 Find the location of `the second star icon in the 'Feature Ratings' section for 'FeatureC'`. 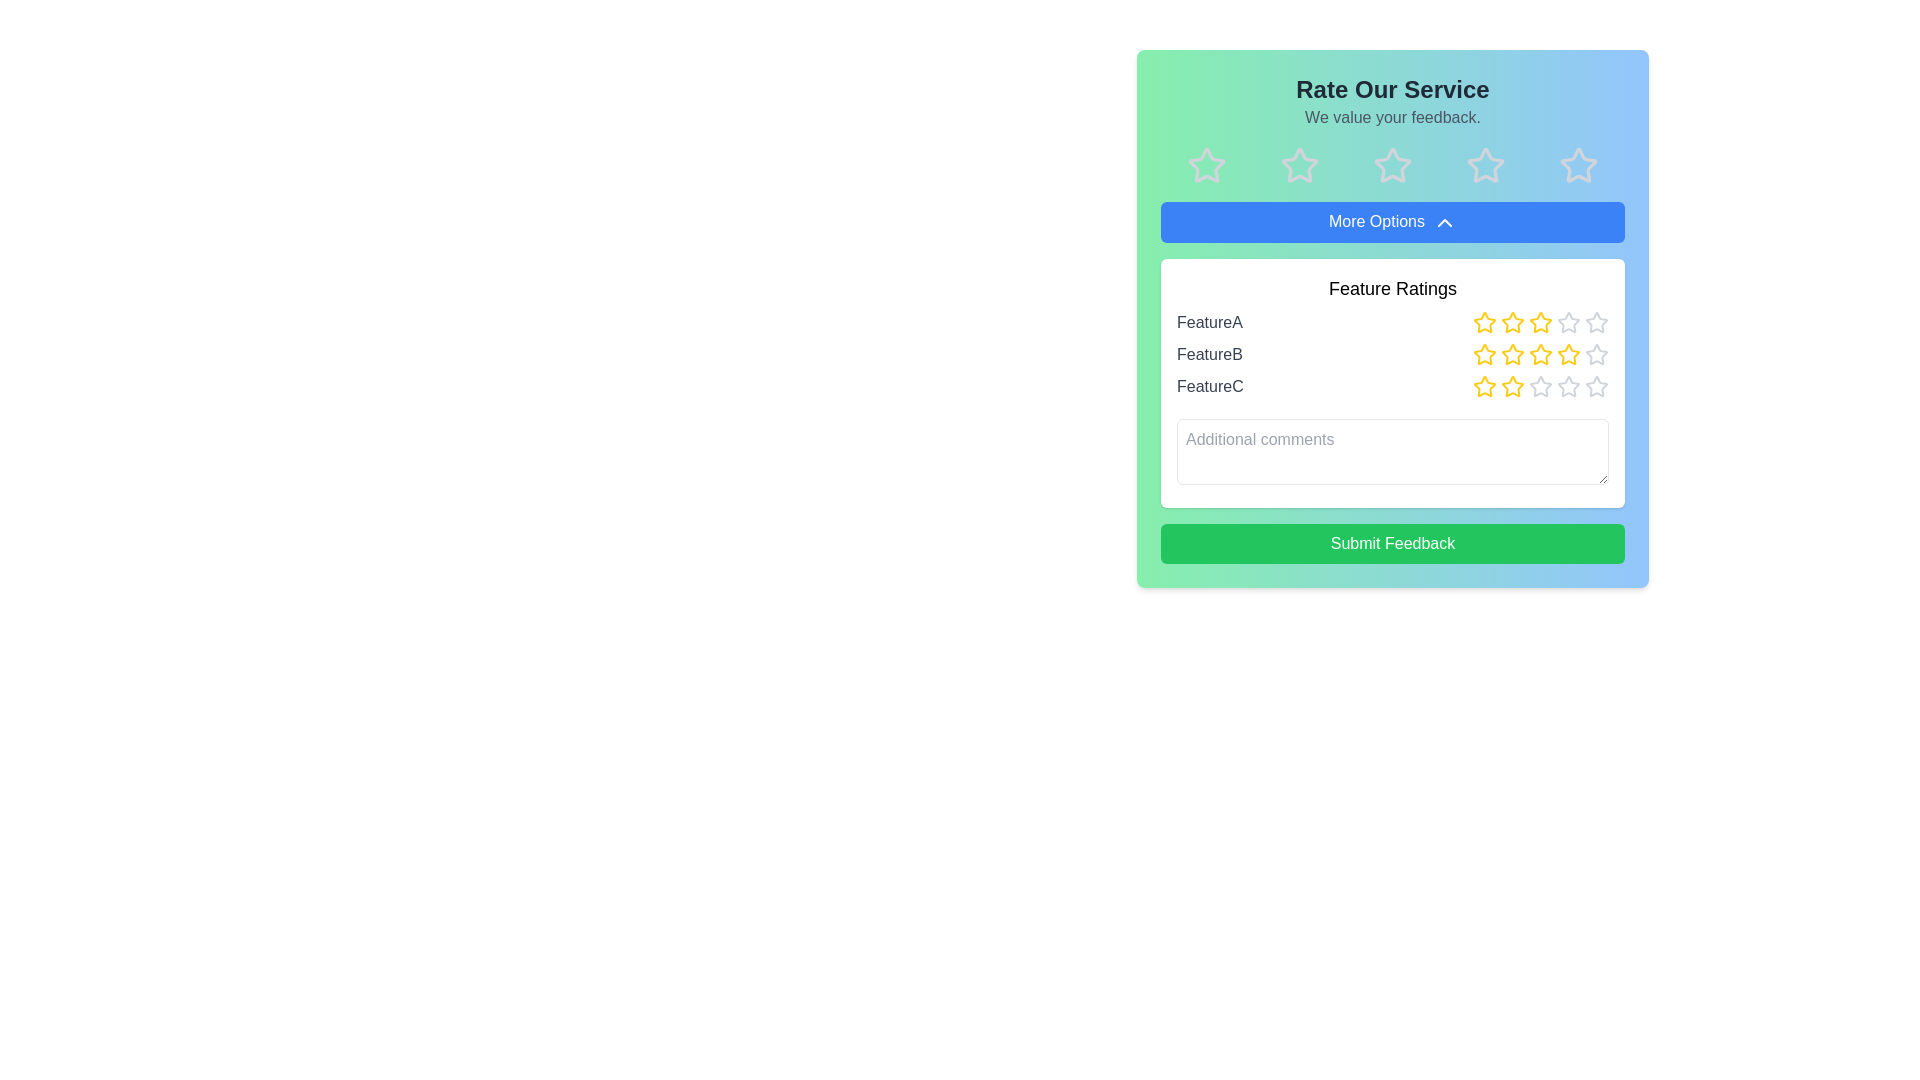

the second star icon in the 'Feature Ratings' section for 'FeatureC' is located at coordinates (1484, 386).